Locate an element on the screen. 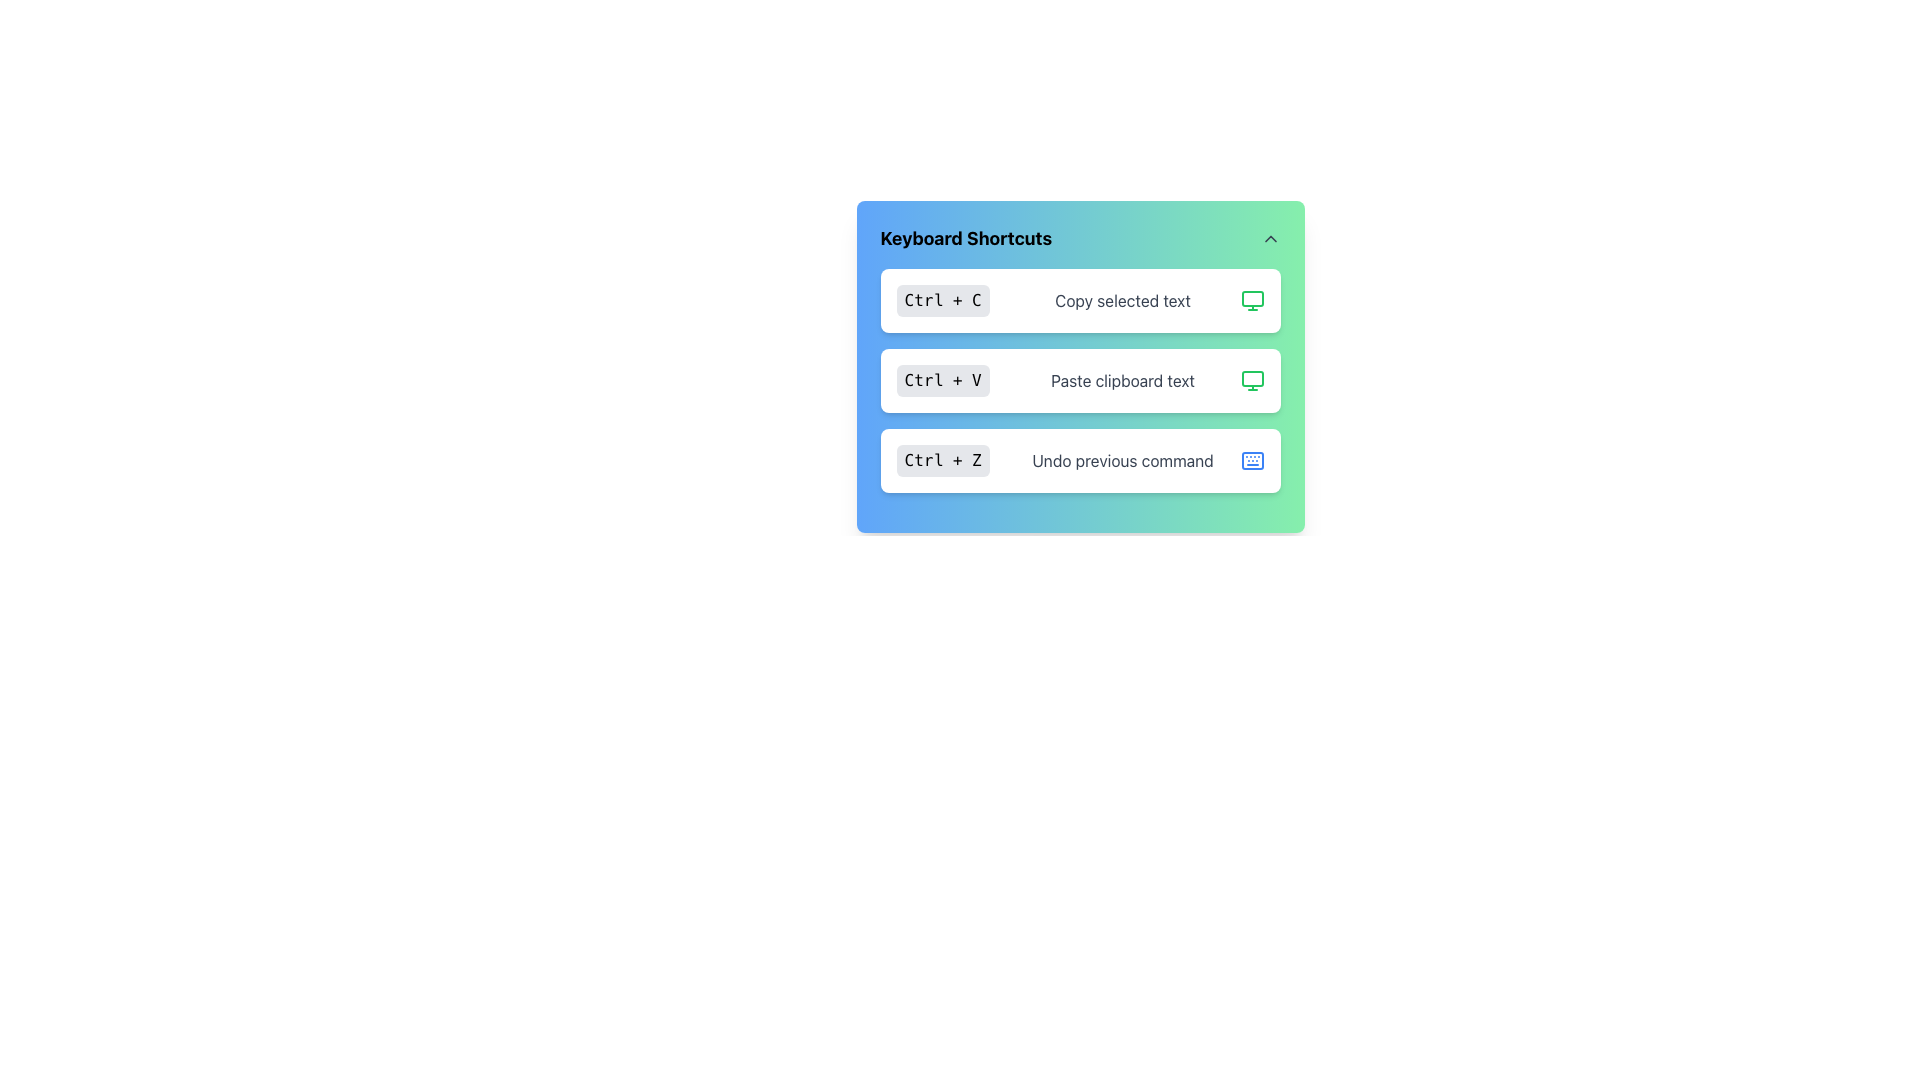 Image resolution: width=1920 pixels, height=1080 pixels. the Instruction Card displaying the keyboard shortcut 'Ctrl + Z' with a description 'Undo previous command', located within a green and blue gradient box is located at coordinates (1079, 461).